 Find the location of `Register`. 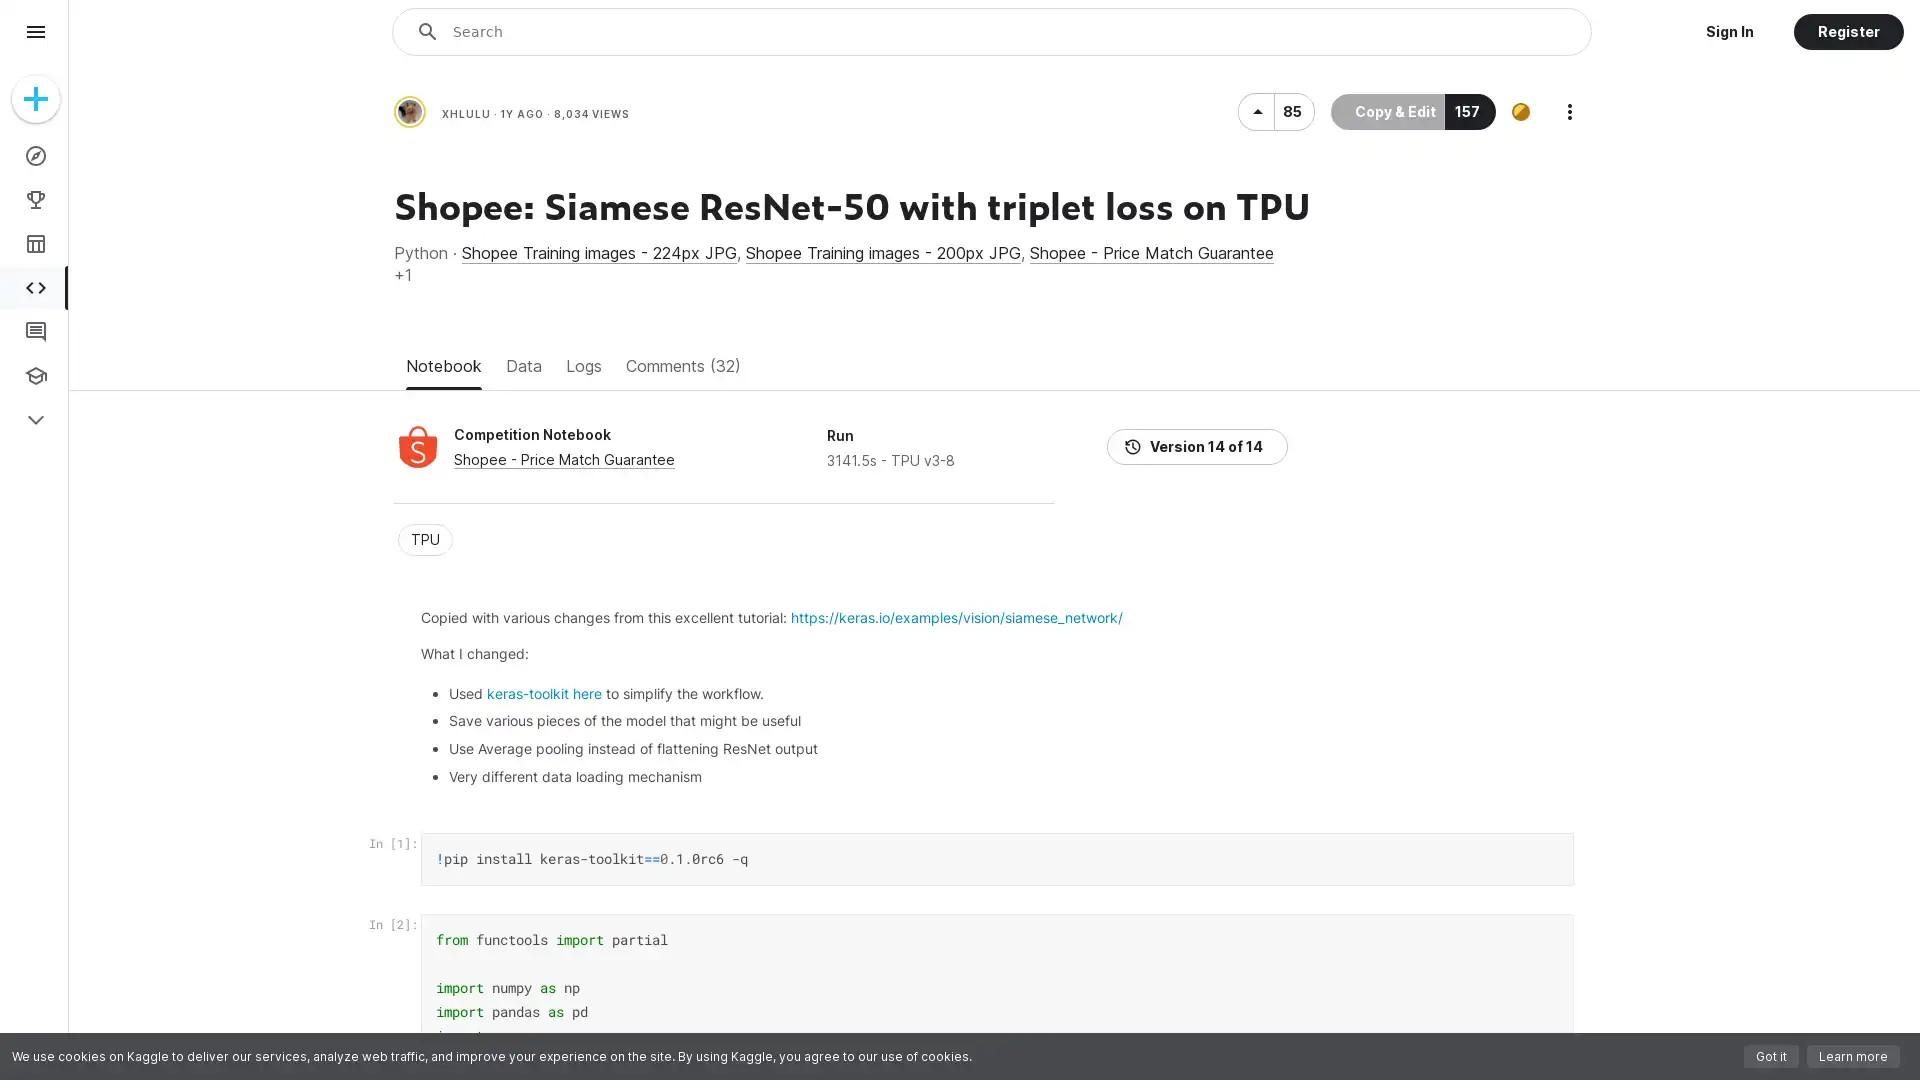

Register is located at coordinates (1847, 31).